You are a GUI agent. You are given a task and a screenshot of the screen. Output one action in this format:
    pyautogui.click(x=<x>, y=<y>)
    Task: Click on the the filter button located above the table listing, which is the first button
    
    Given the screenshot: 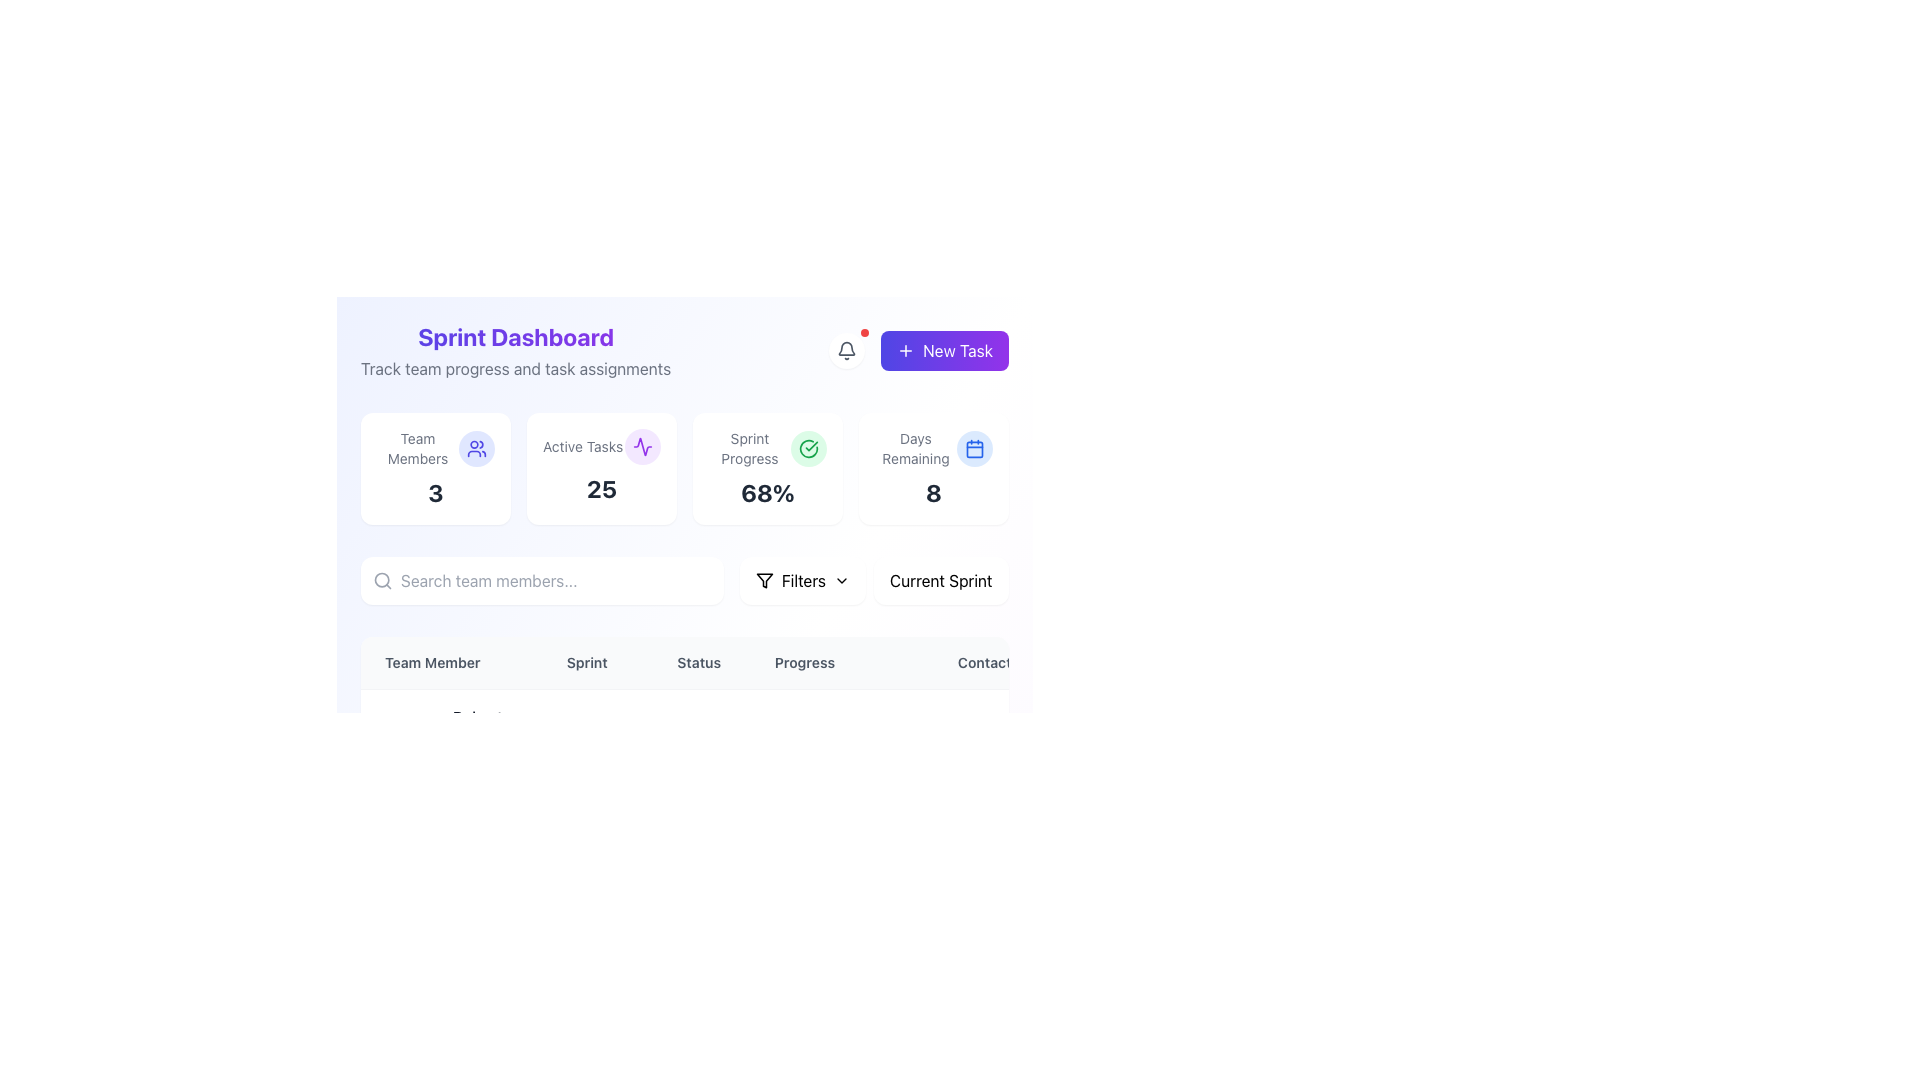 What is the action you would take?
    pyautogui.click(x=802, y=581)
    